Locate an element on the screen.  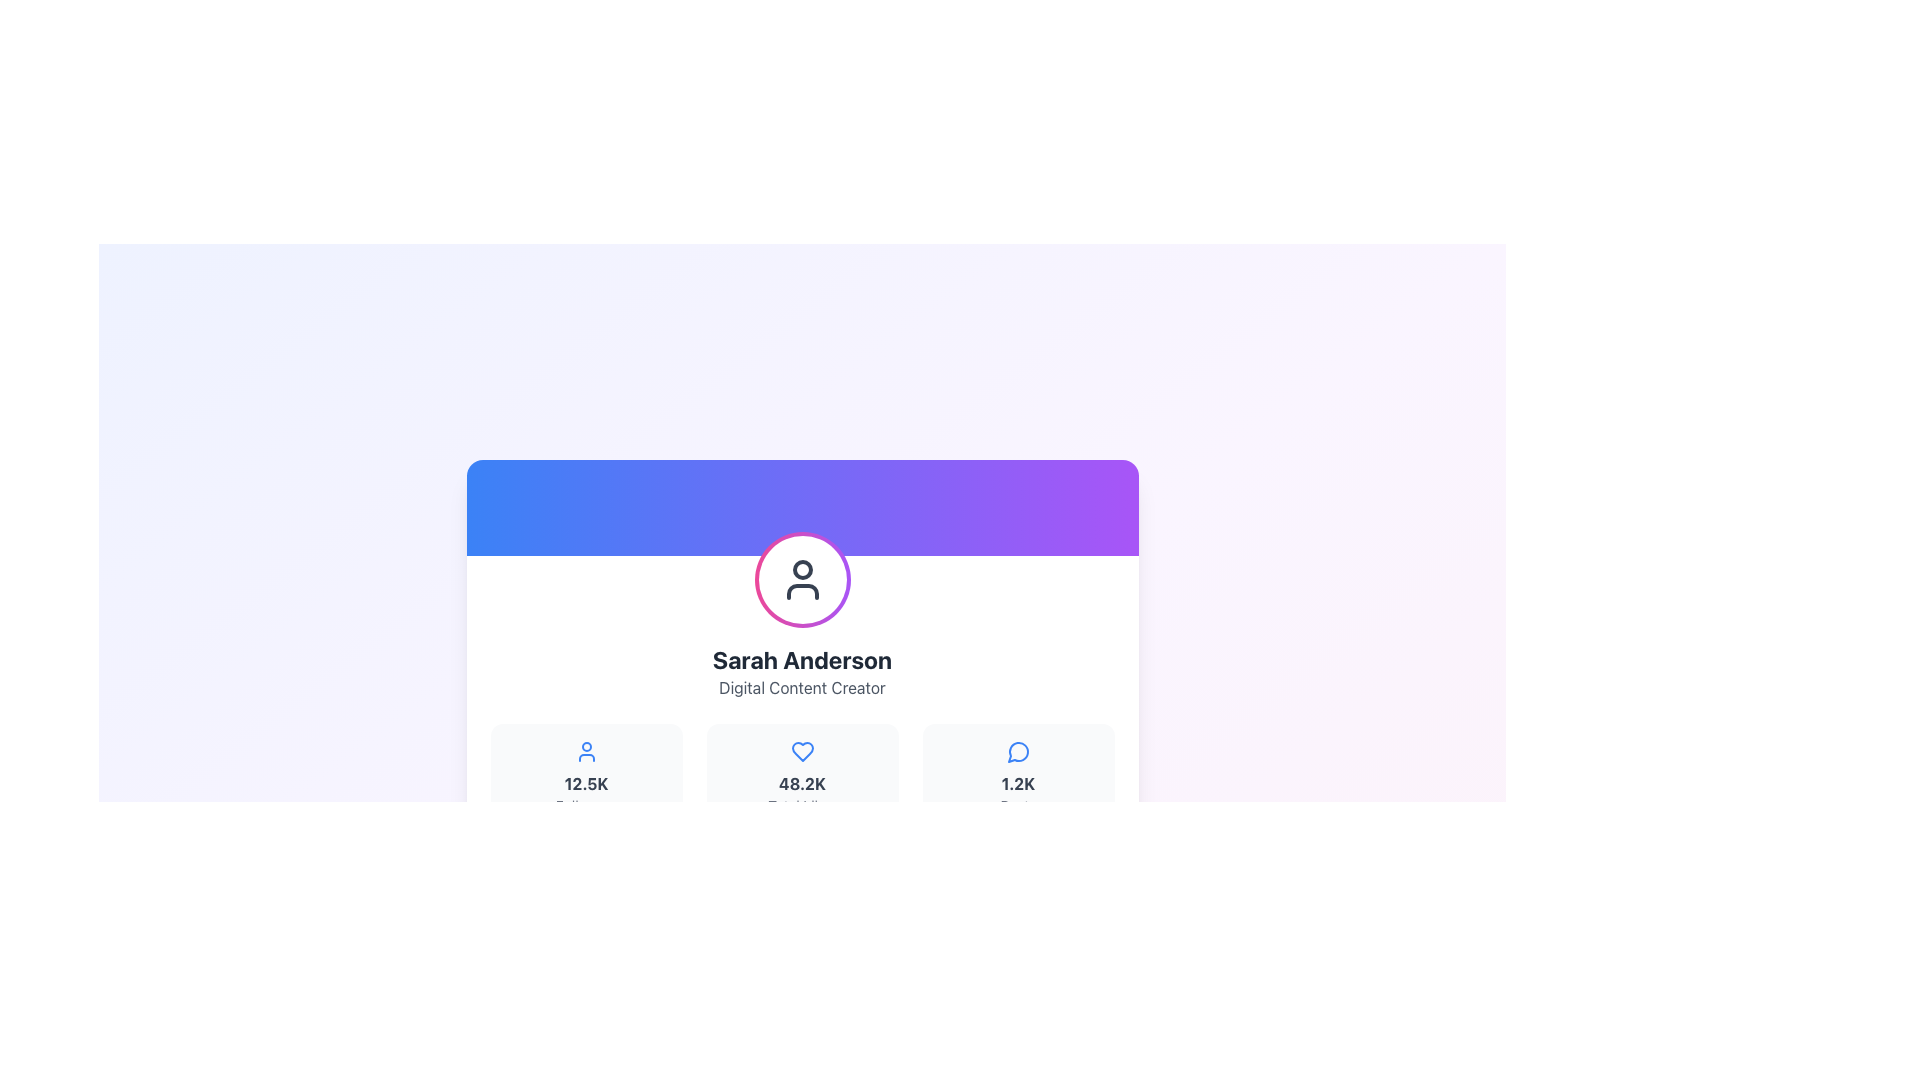
the blue outlined heart icon that is prominently positioned at the center of a rectangular section containing the text '48.2K' and 'Total Likes' is located at coordinates (802, 752).